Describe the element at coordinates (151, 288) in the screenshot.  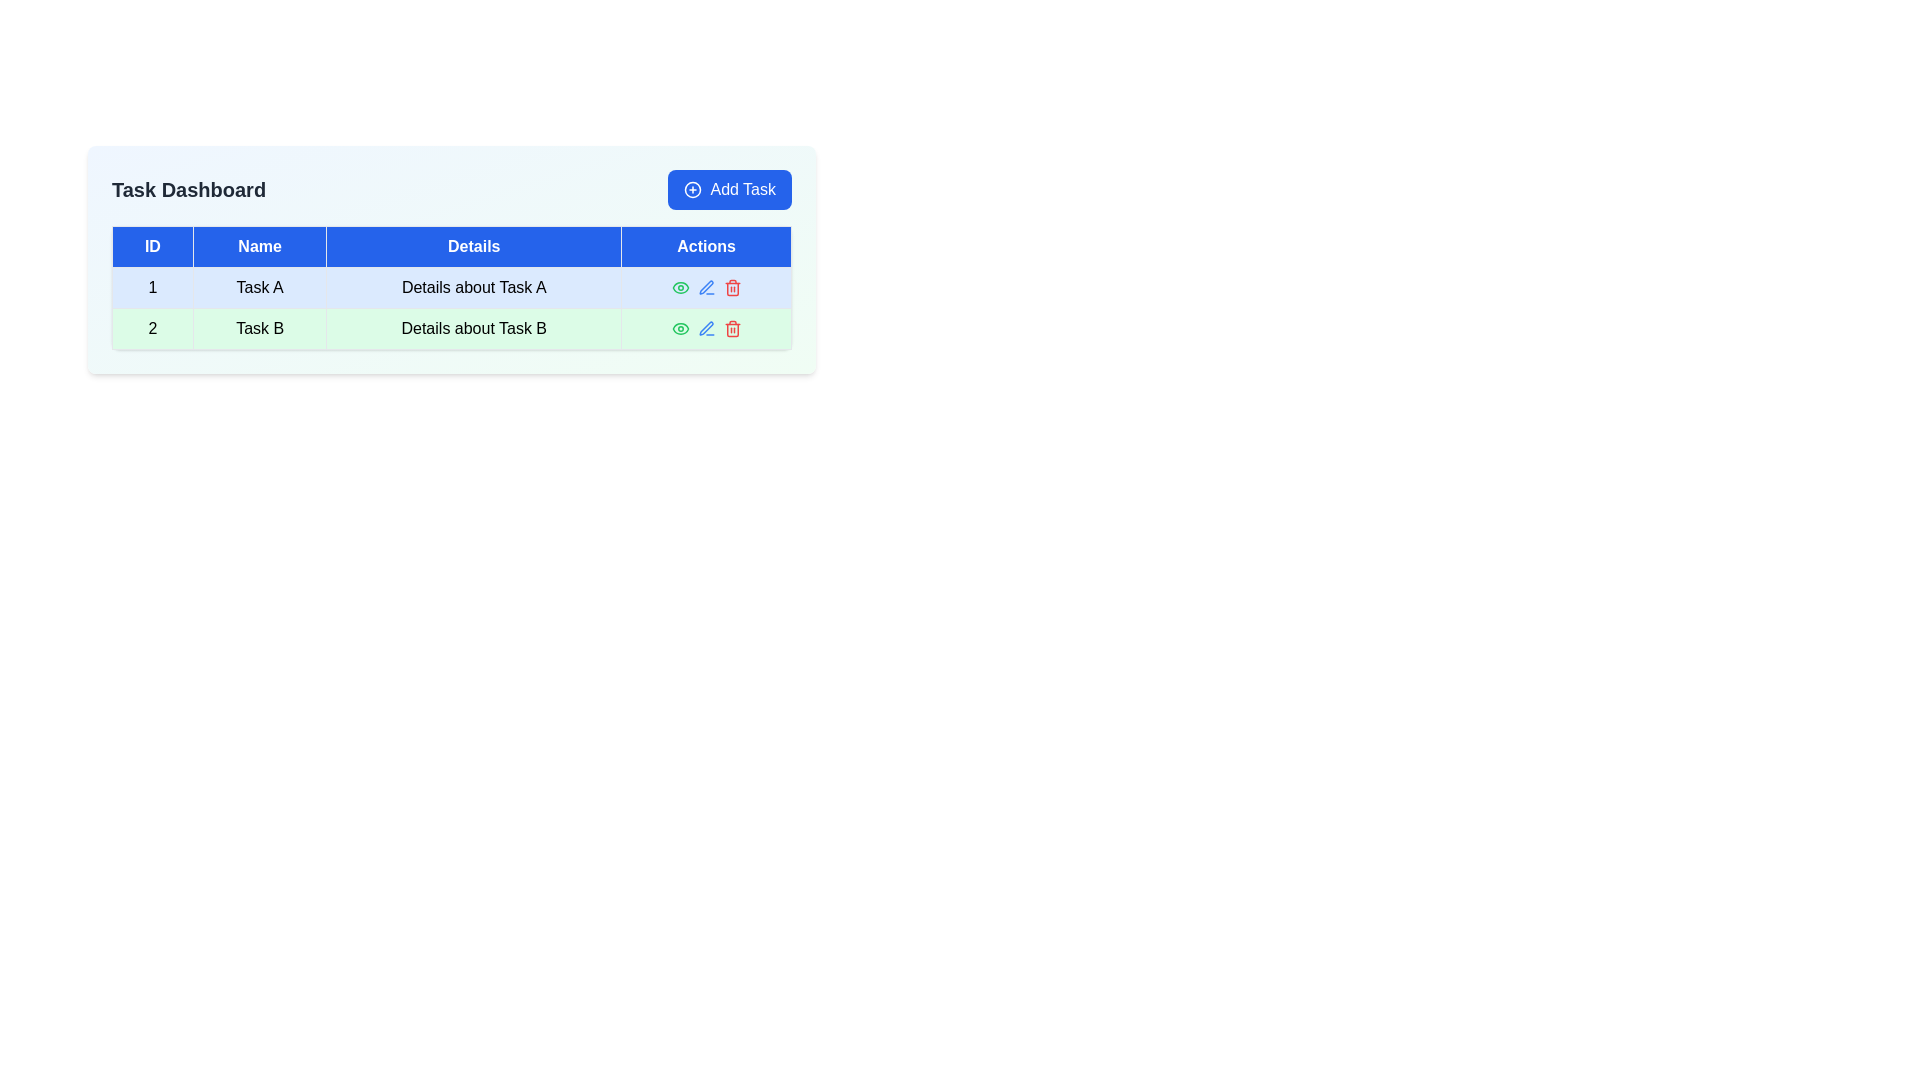
I see `the table cell containing the number '1' in the first column of the first row` at that location.